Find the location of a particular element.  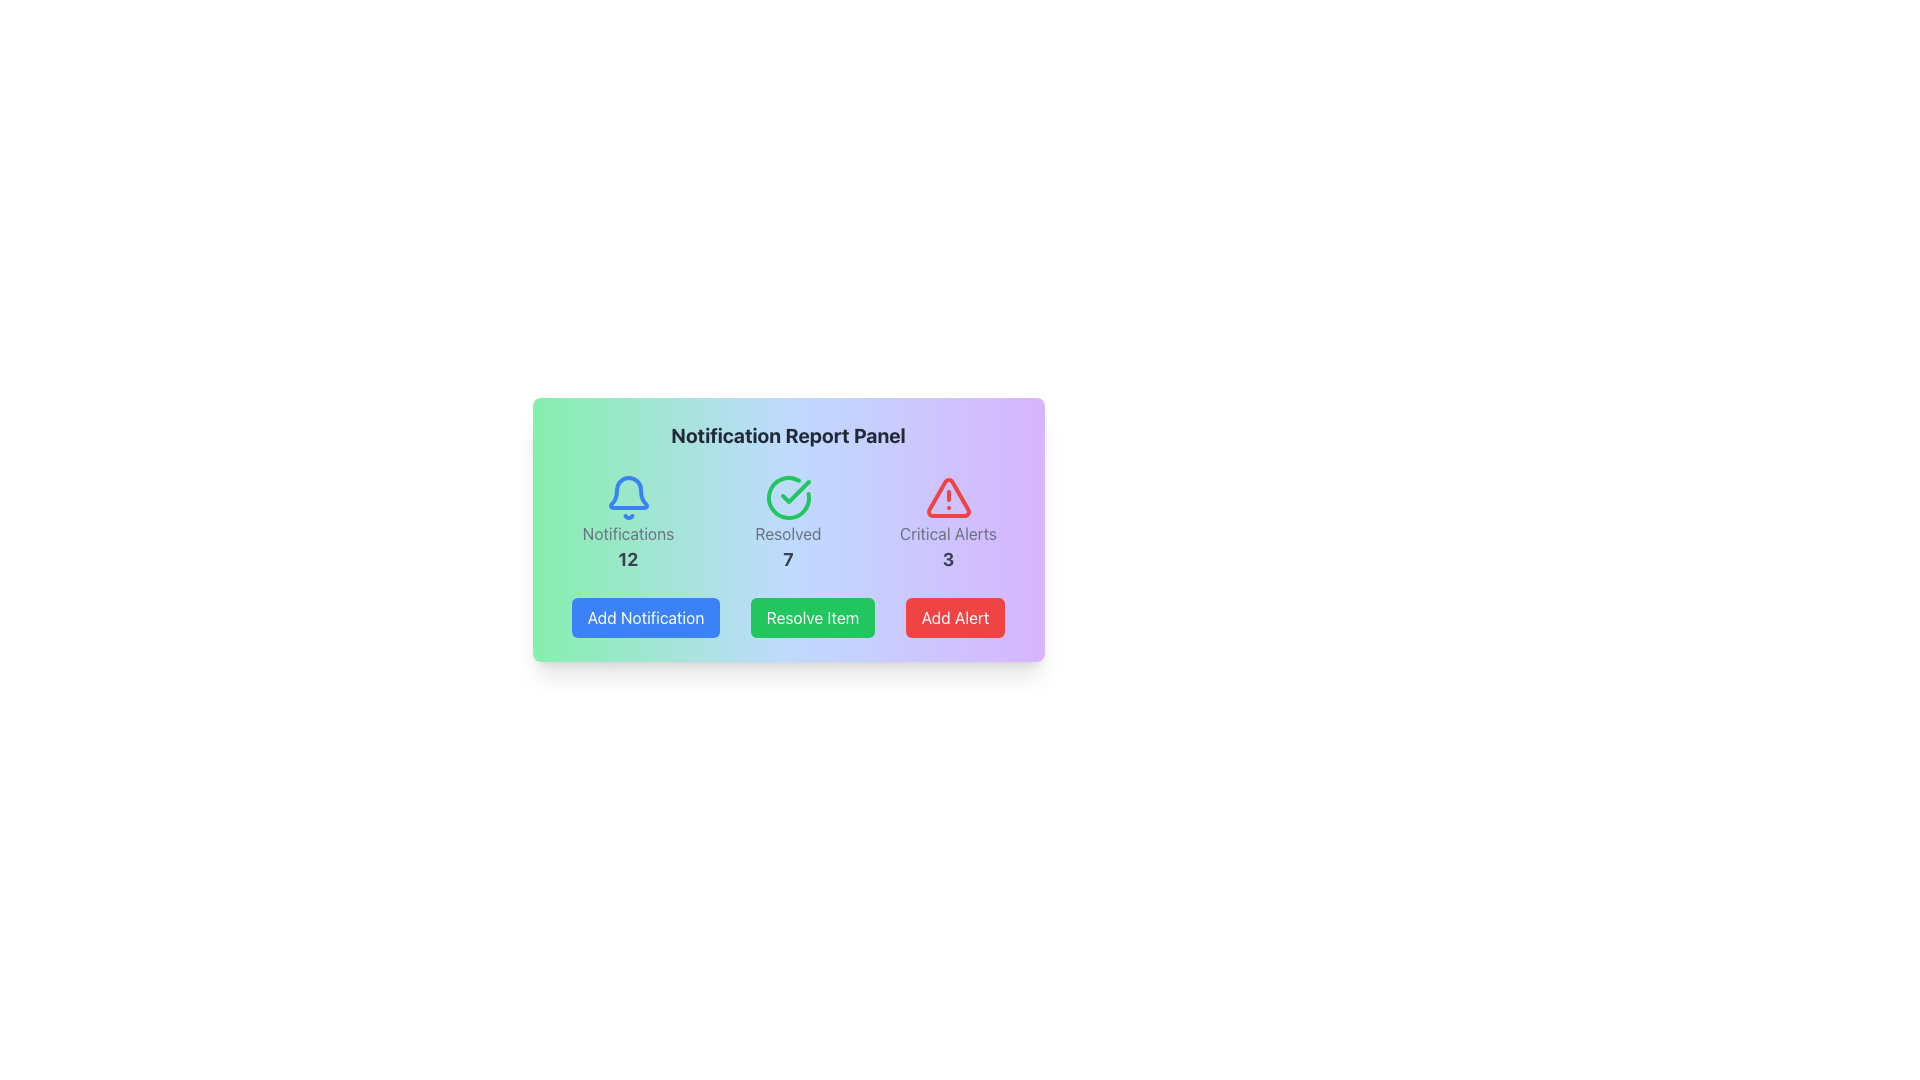

'Notifications' text label located beneath the blue bell icon to understand its information is located at coordinates (627, 532).